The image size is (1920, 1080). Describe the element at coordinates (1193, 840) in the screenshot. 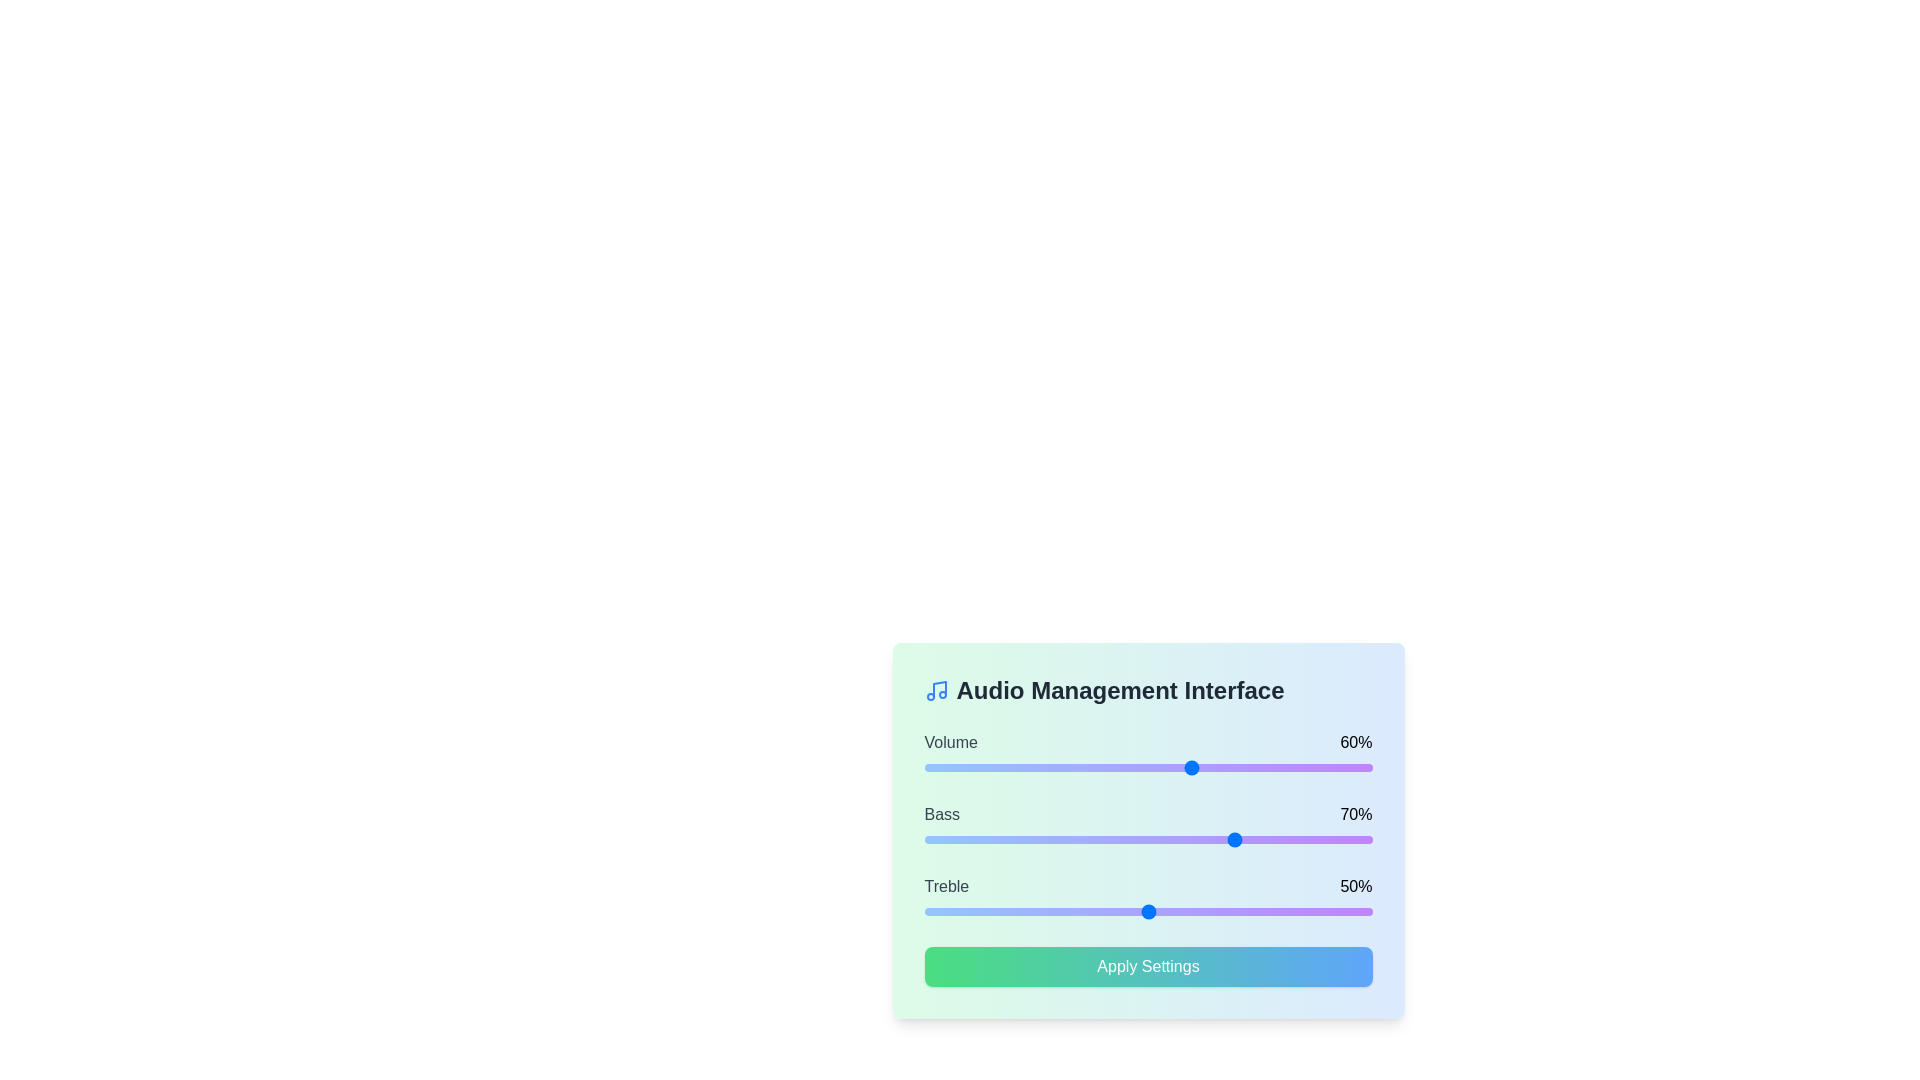

I see `the slider` at that location.